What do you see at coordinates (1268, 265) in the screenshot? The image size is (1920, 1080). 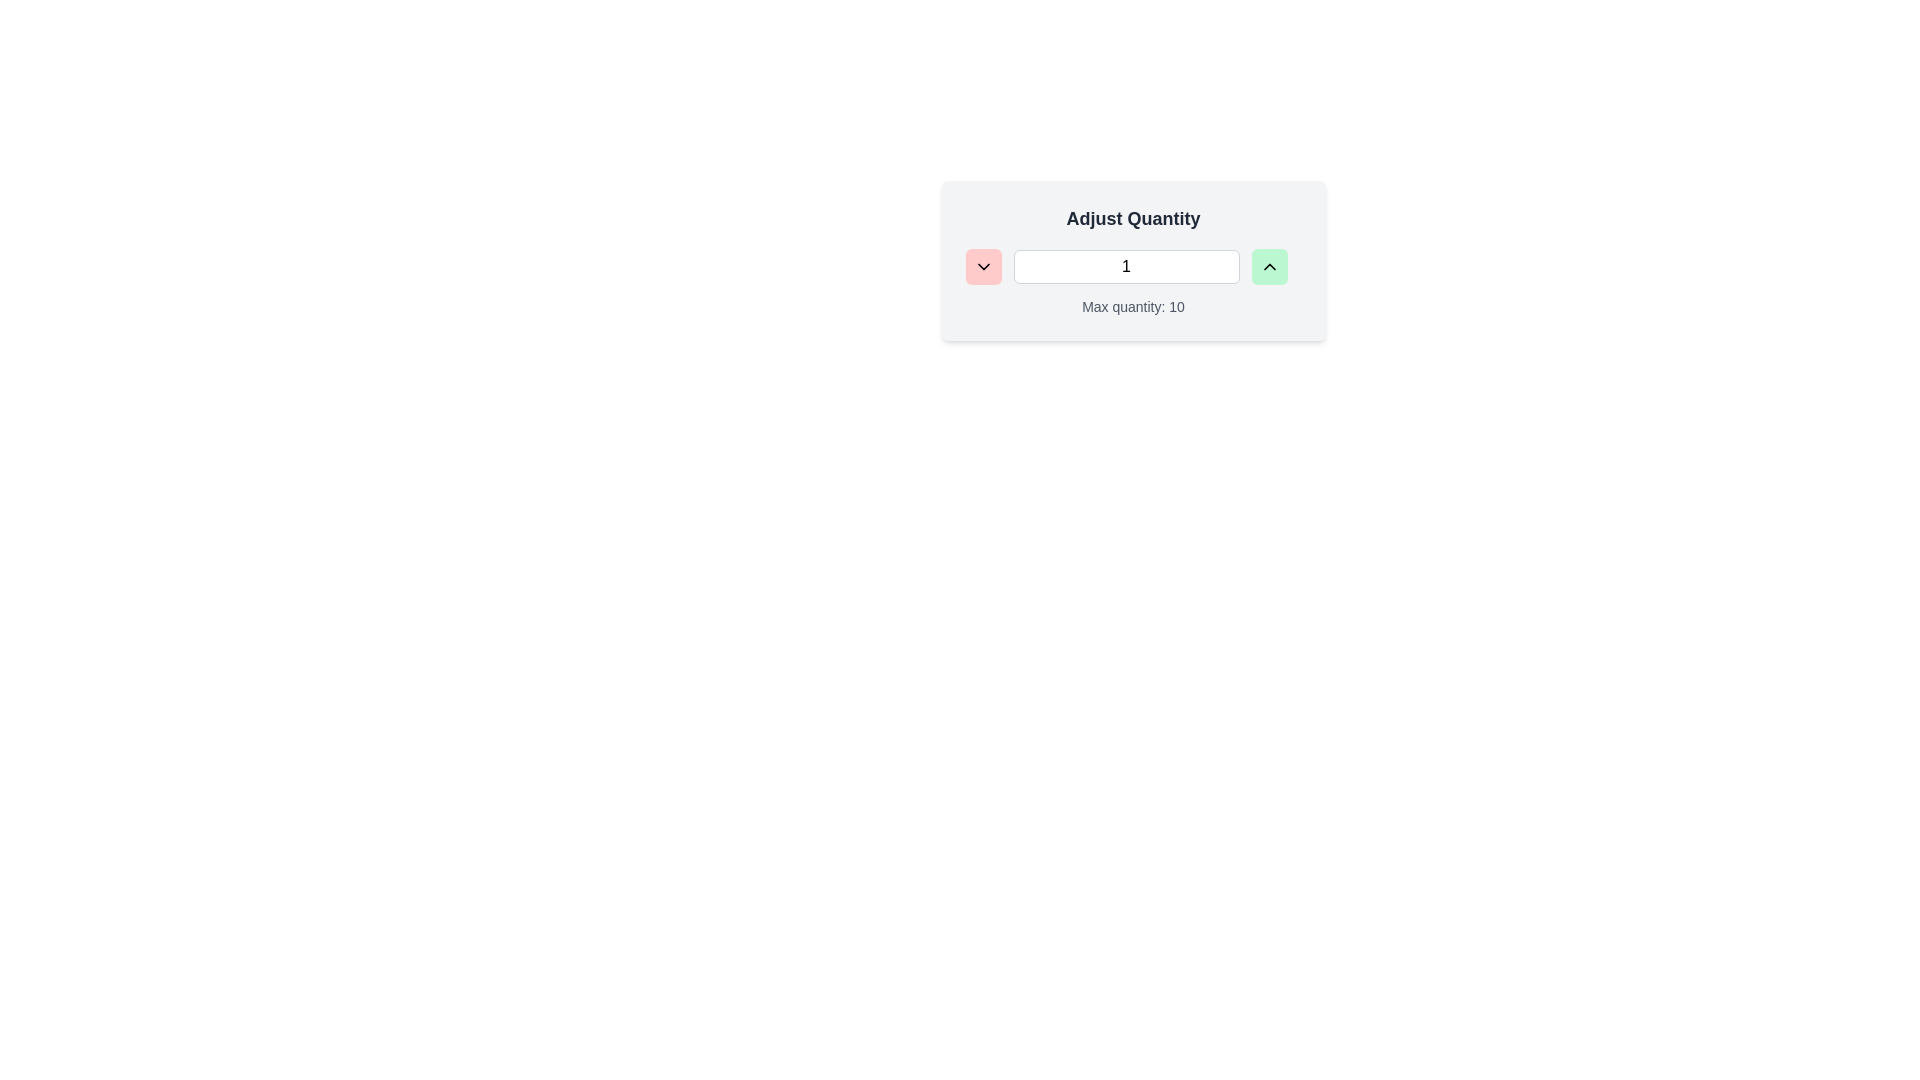 I see `the chevron-up icon located within the green button to the right of the numeric input field labeled '1'` at bounding box center [1268, 265].